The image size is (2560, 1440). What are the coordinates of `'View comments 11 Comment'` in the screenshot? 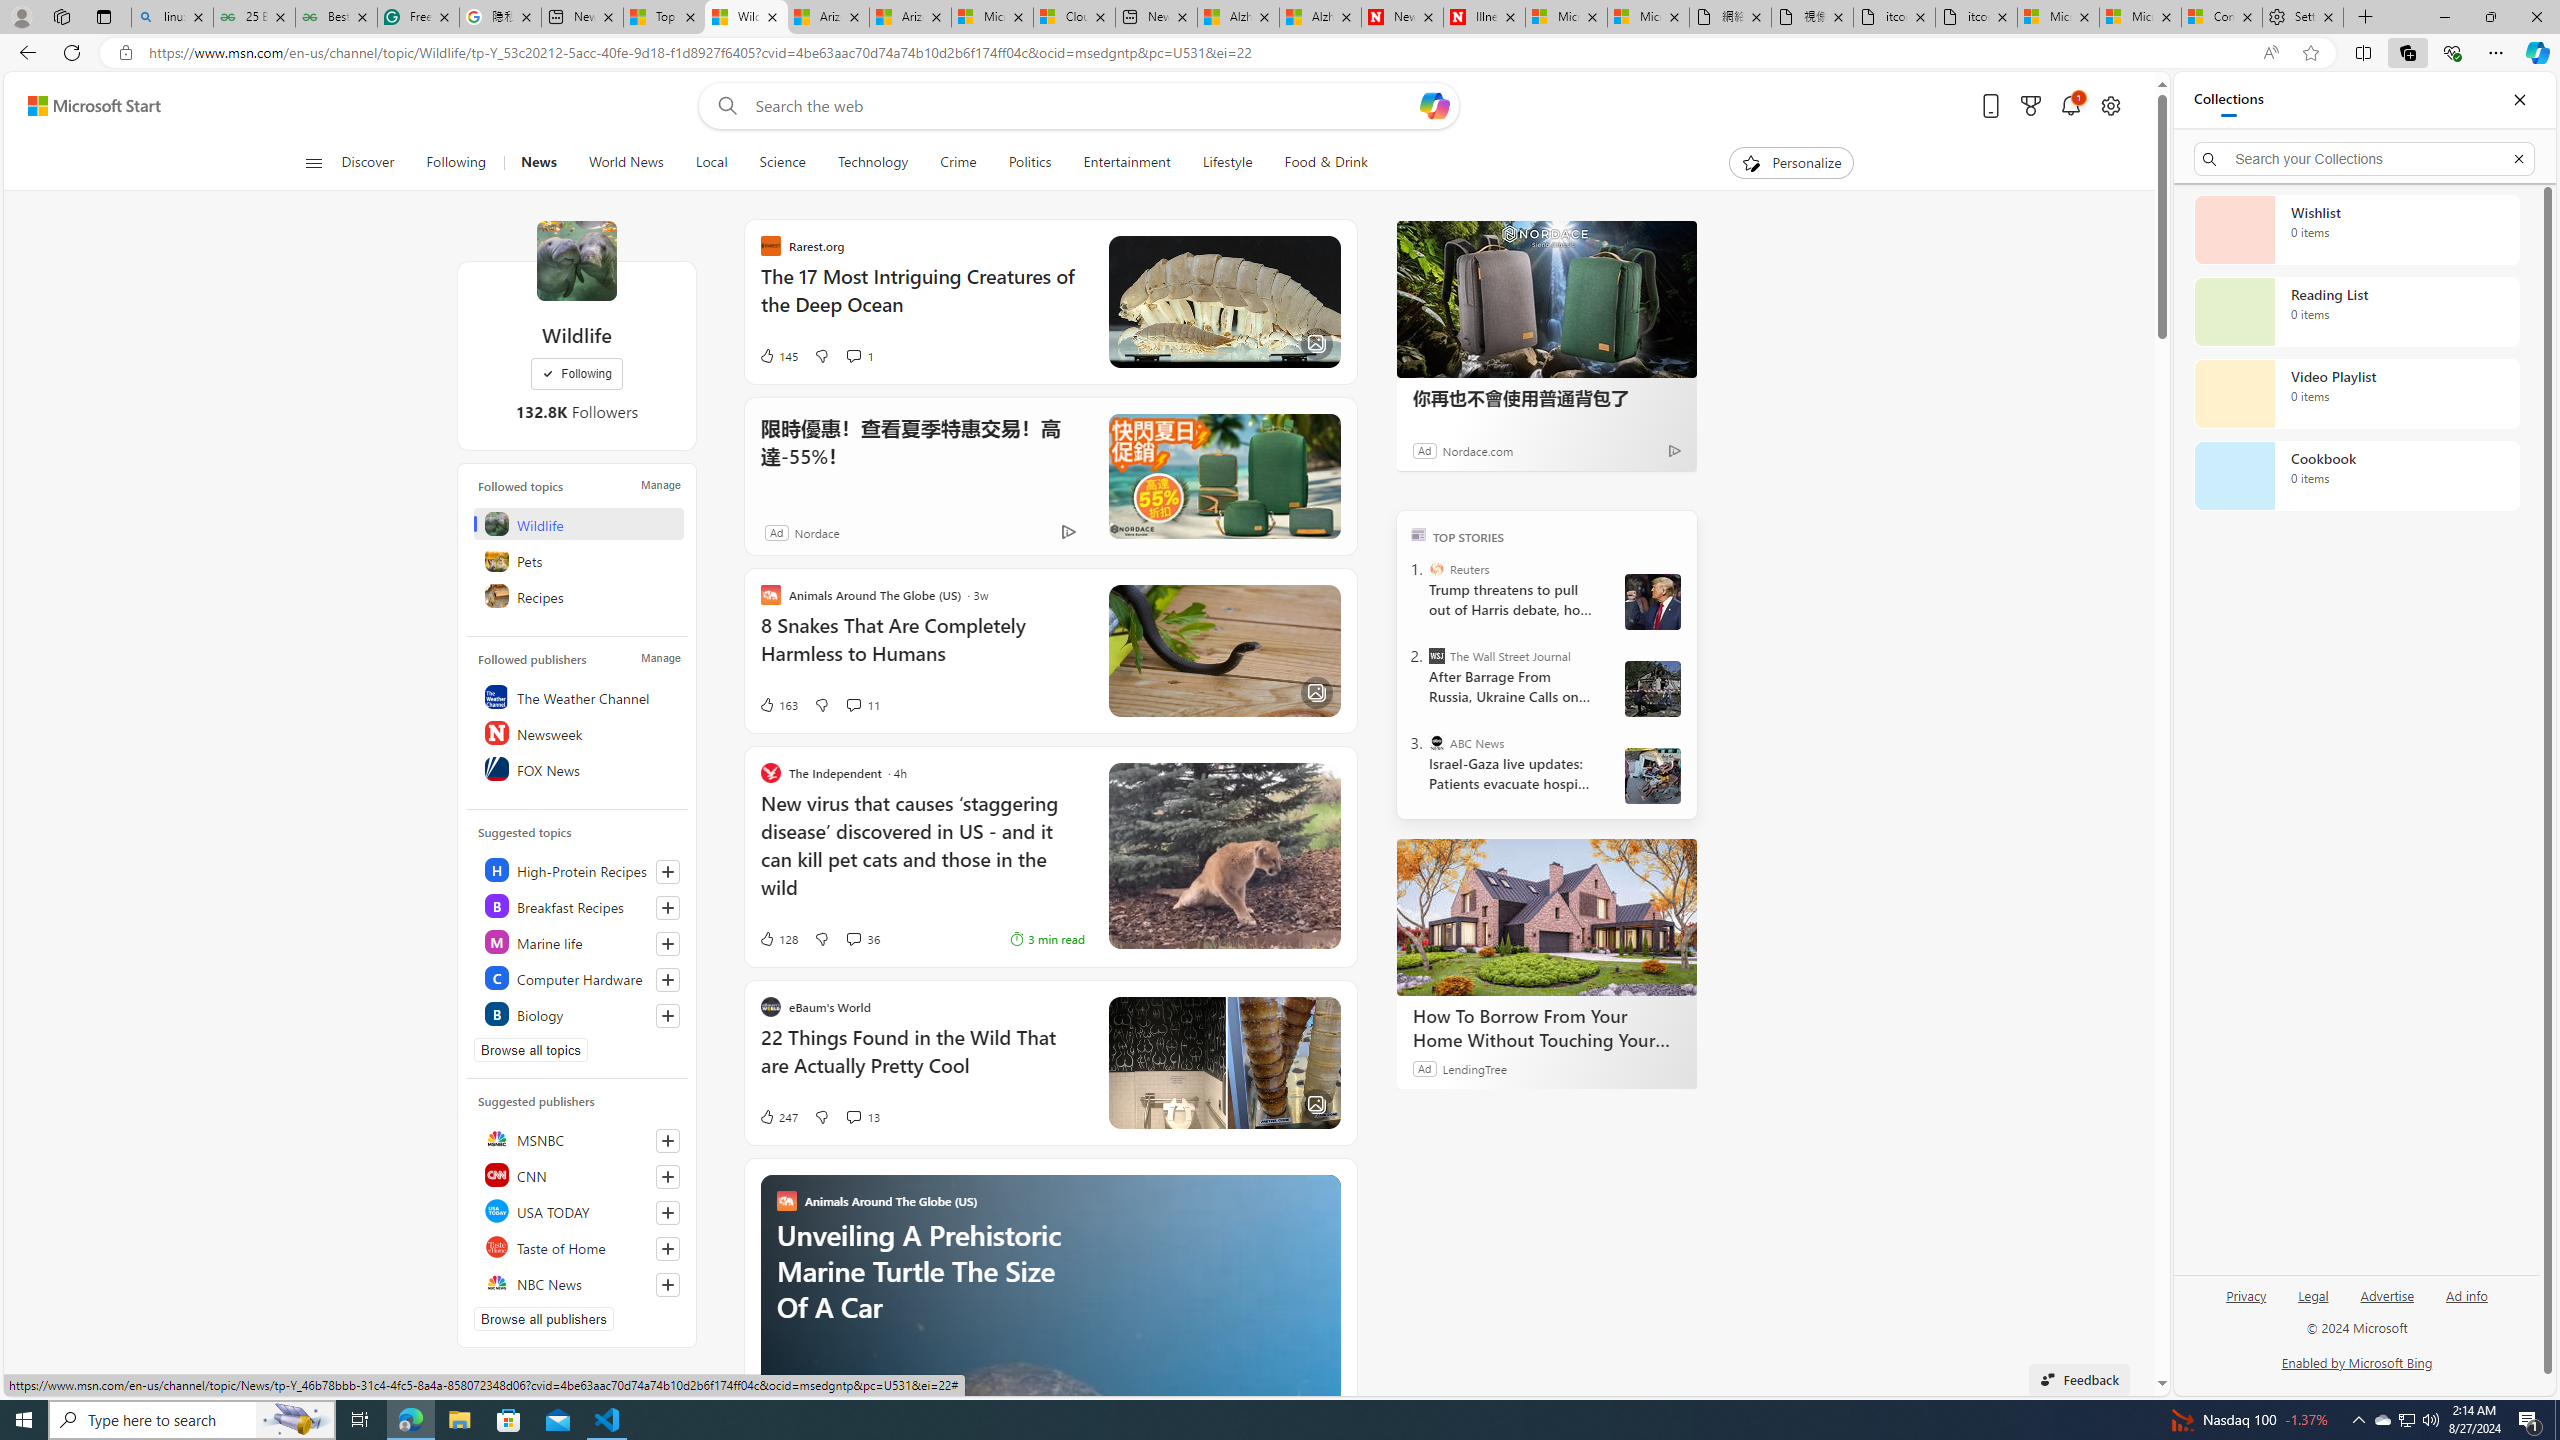 It's located at (852, 704).